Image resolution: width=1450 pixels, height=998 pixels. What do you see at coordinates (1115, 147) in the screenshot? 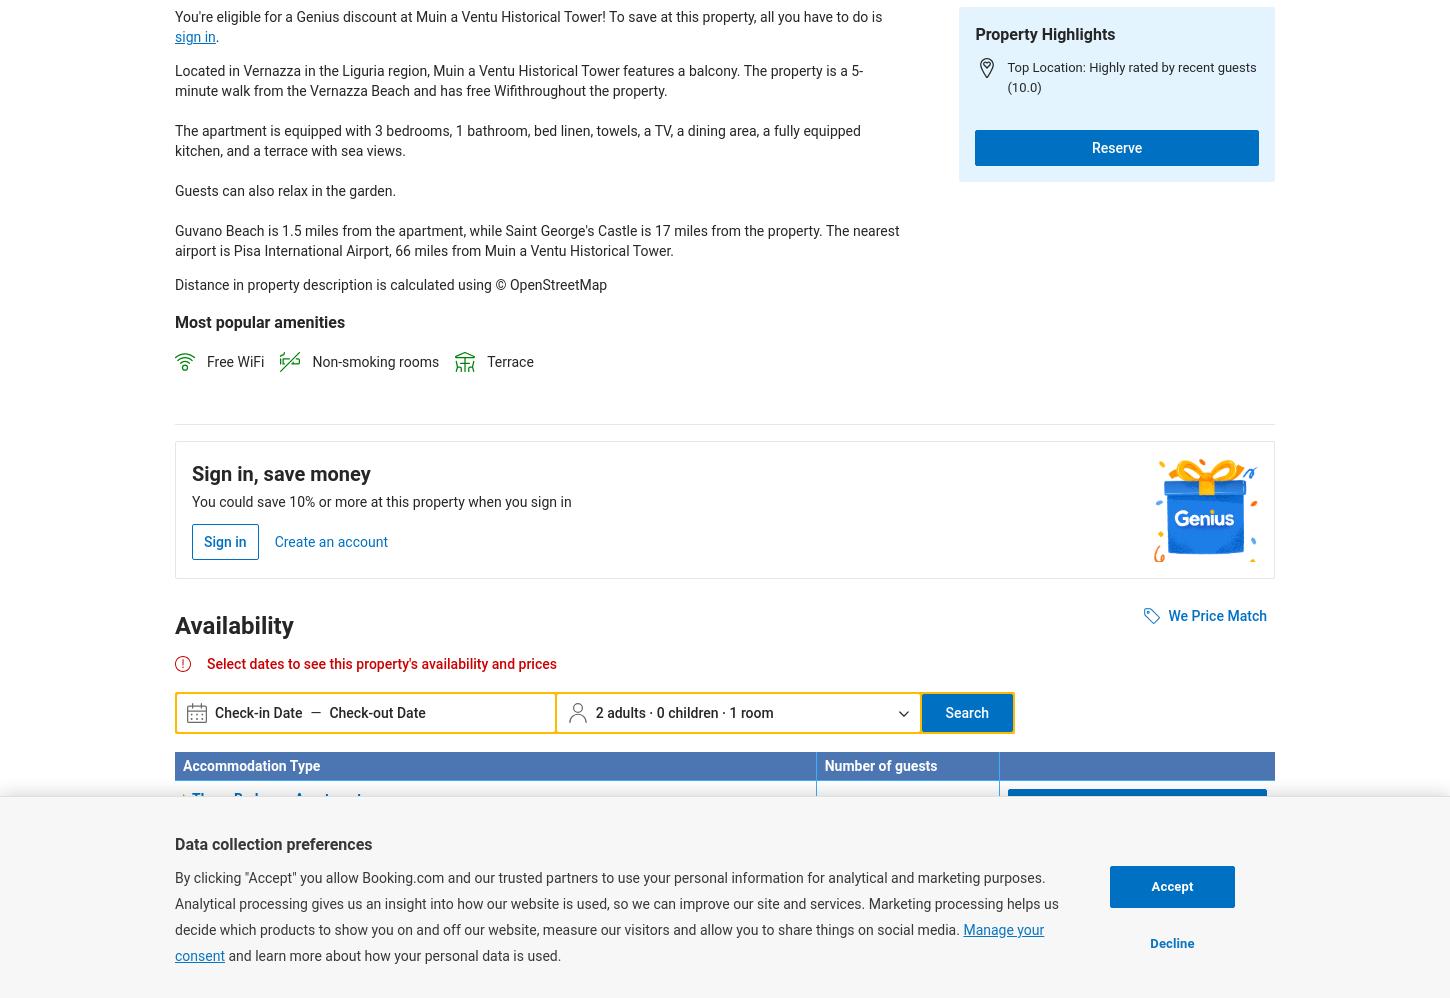
I see `'Reserve'` at bounding box center [1115, 147].